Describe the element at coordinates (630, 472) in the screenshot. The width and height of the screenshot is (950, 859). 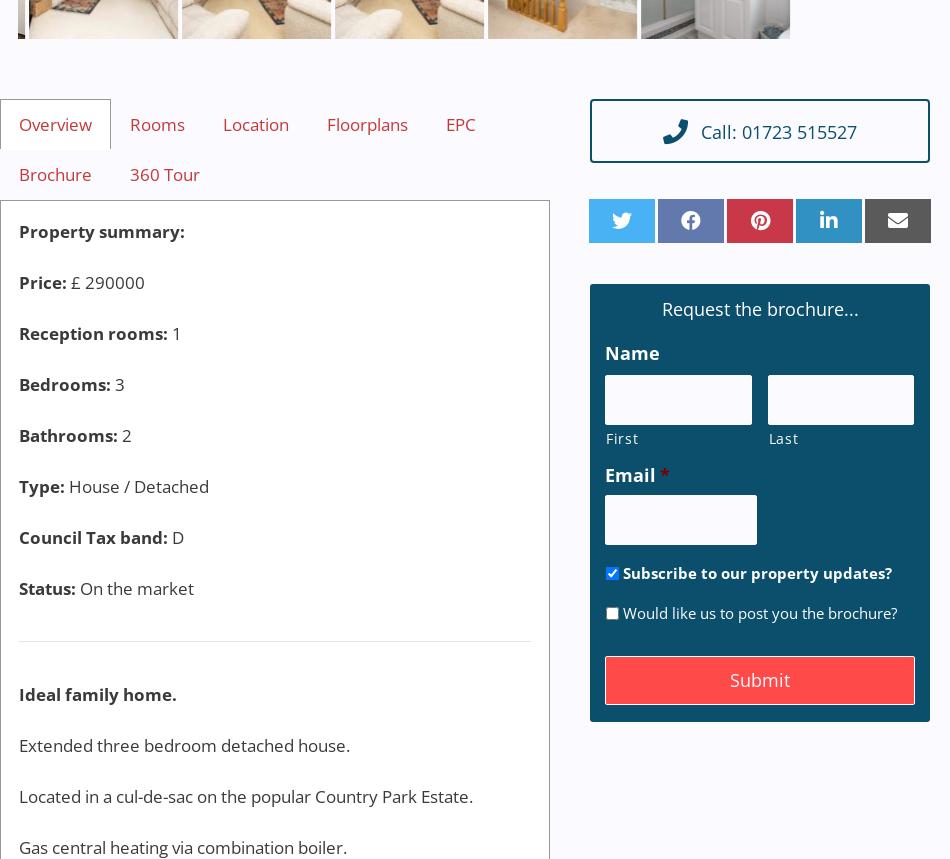
I see `'Email'` at that location.